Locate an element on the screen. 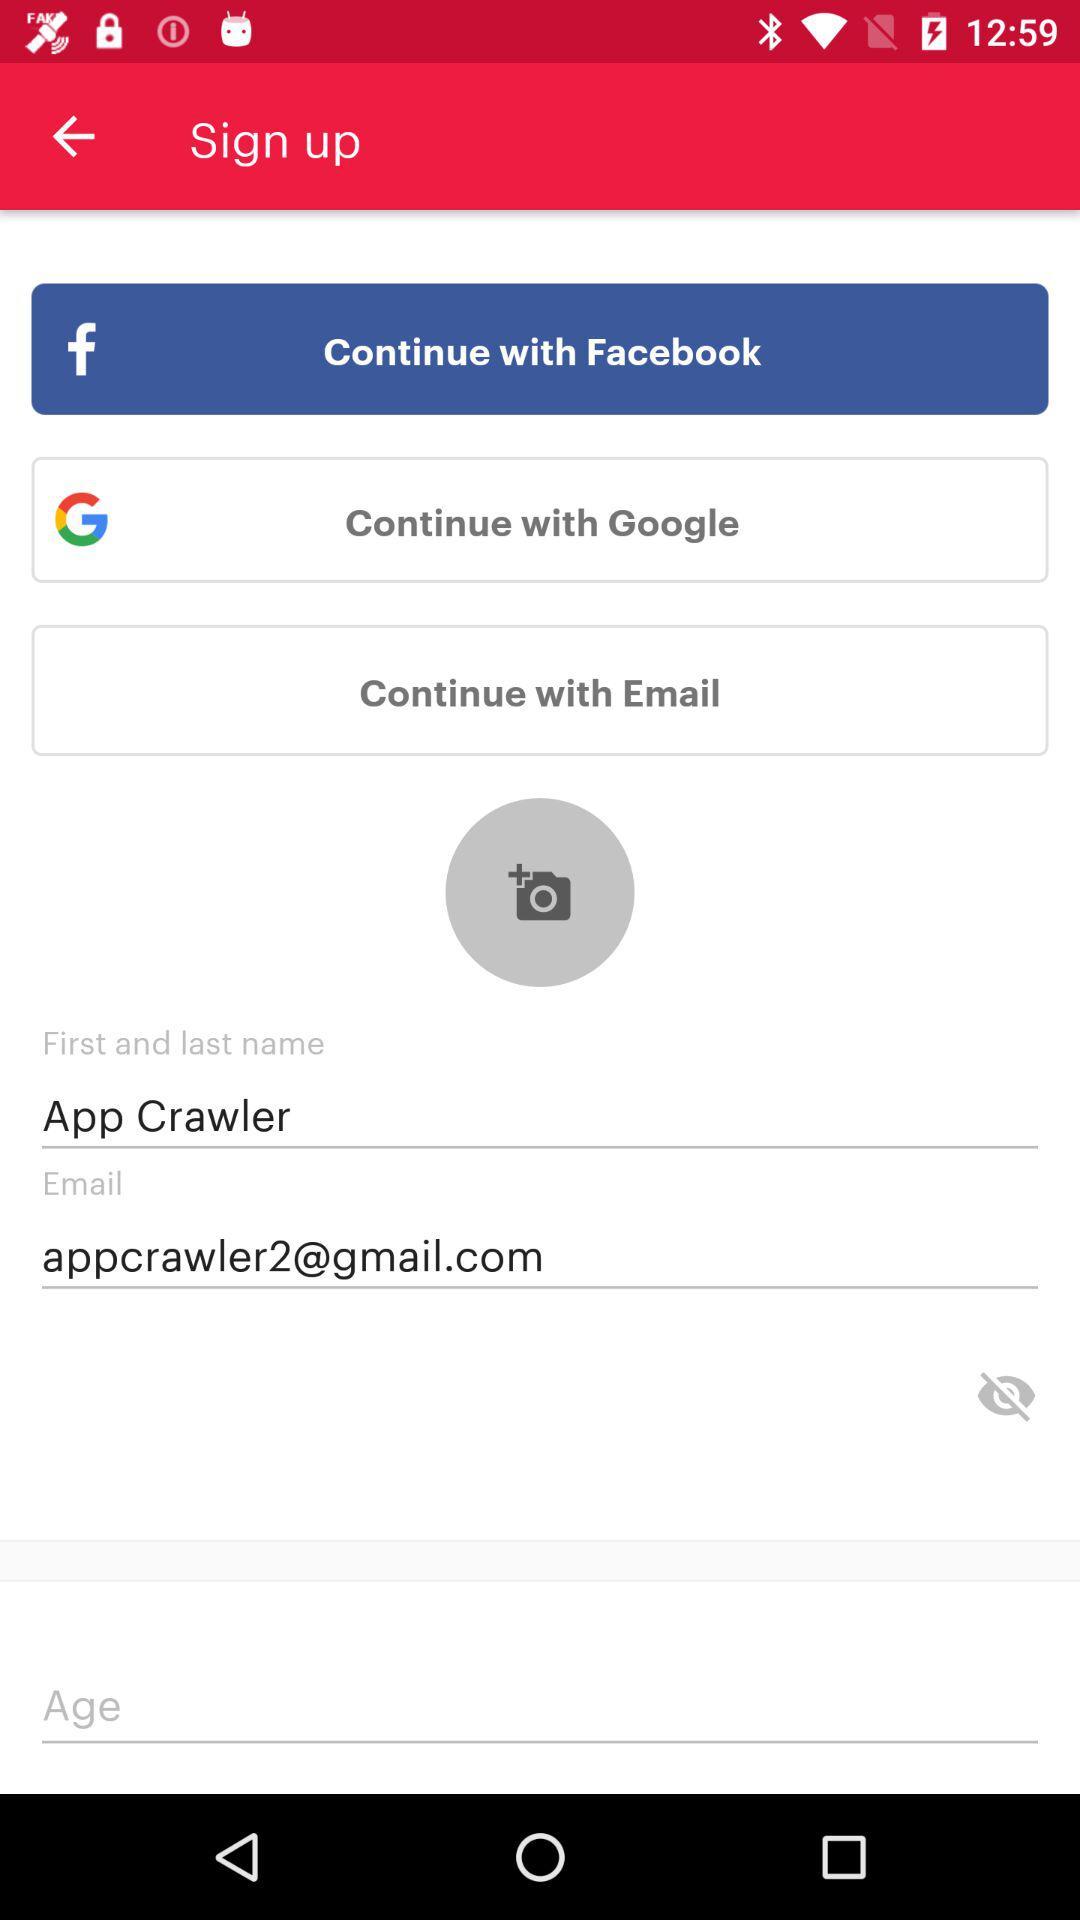  the image above the text first and last name is located at coordinates (540, 891).